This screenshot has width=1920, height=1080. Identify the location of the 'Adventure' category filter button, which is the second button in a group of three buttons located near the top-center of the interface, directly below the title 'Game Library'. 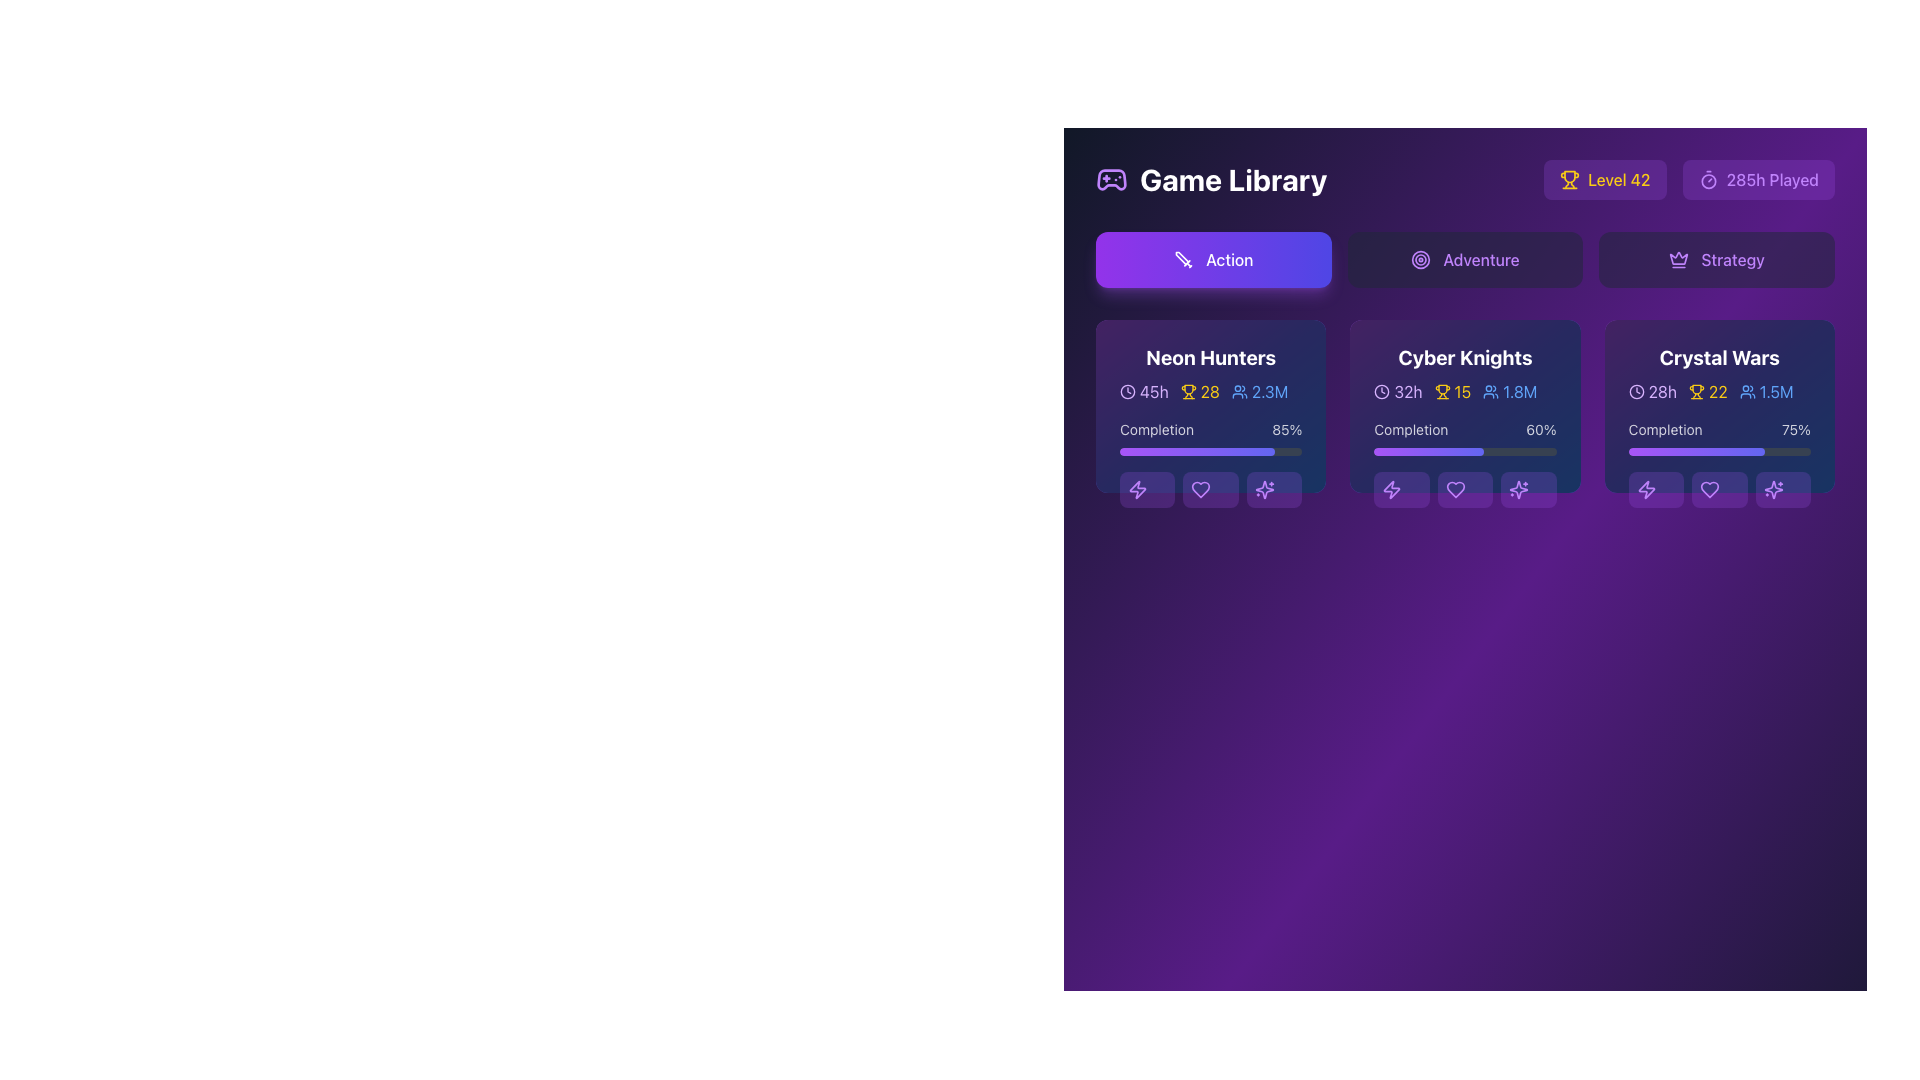
(1465, 258).